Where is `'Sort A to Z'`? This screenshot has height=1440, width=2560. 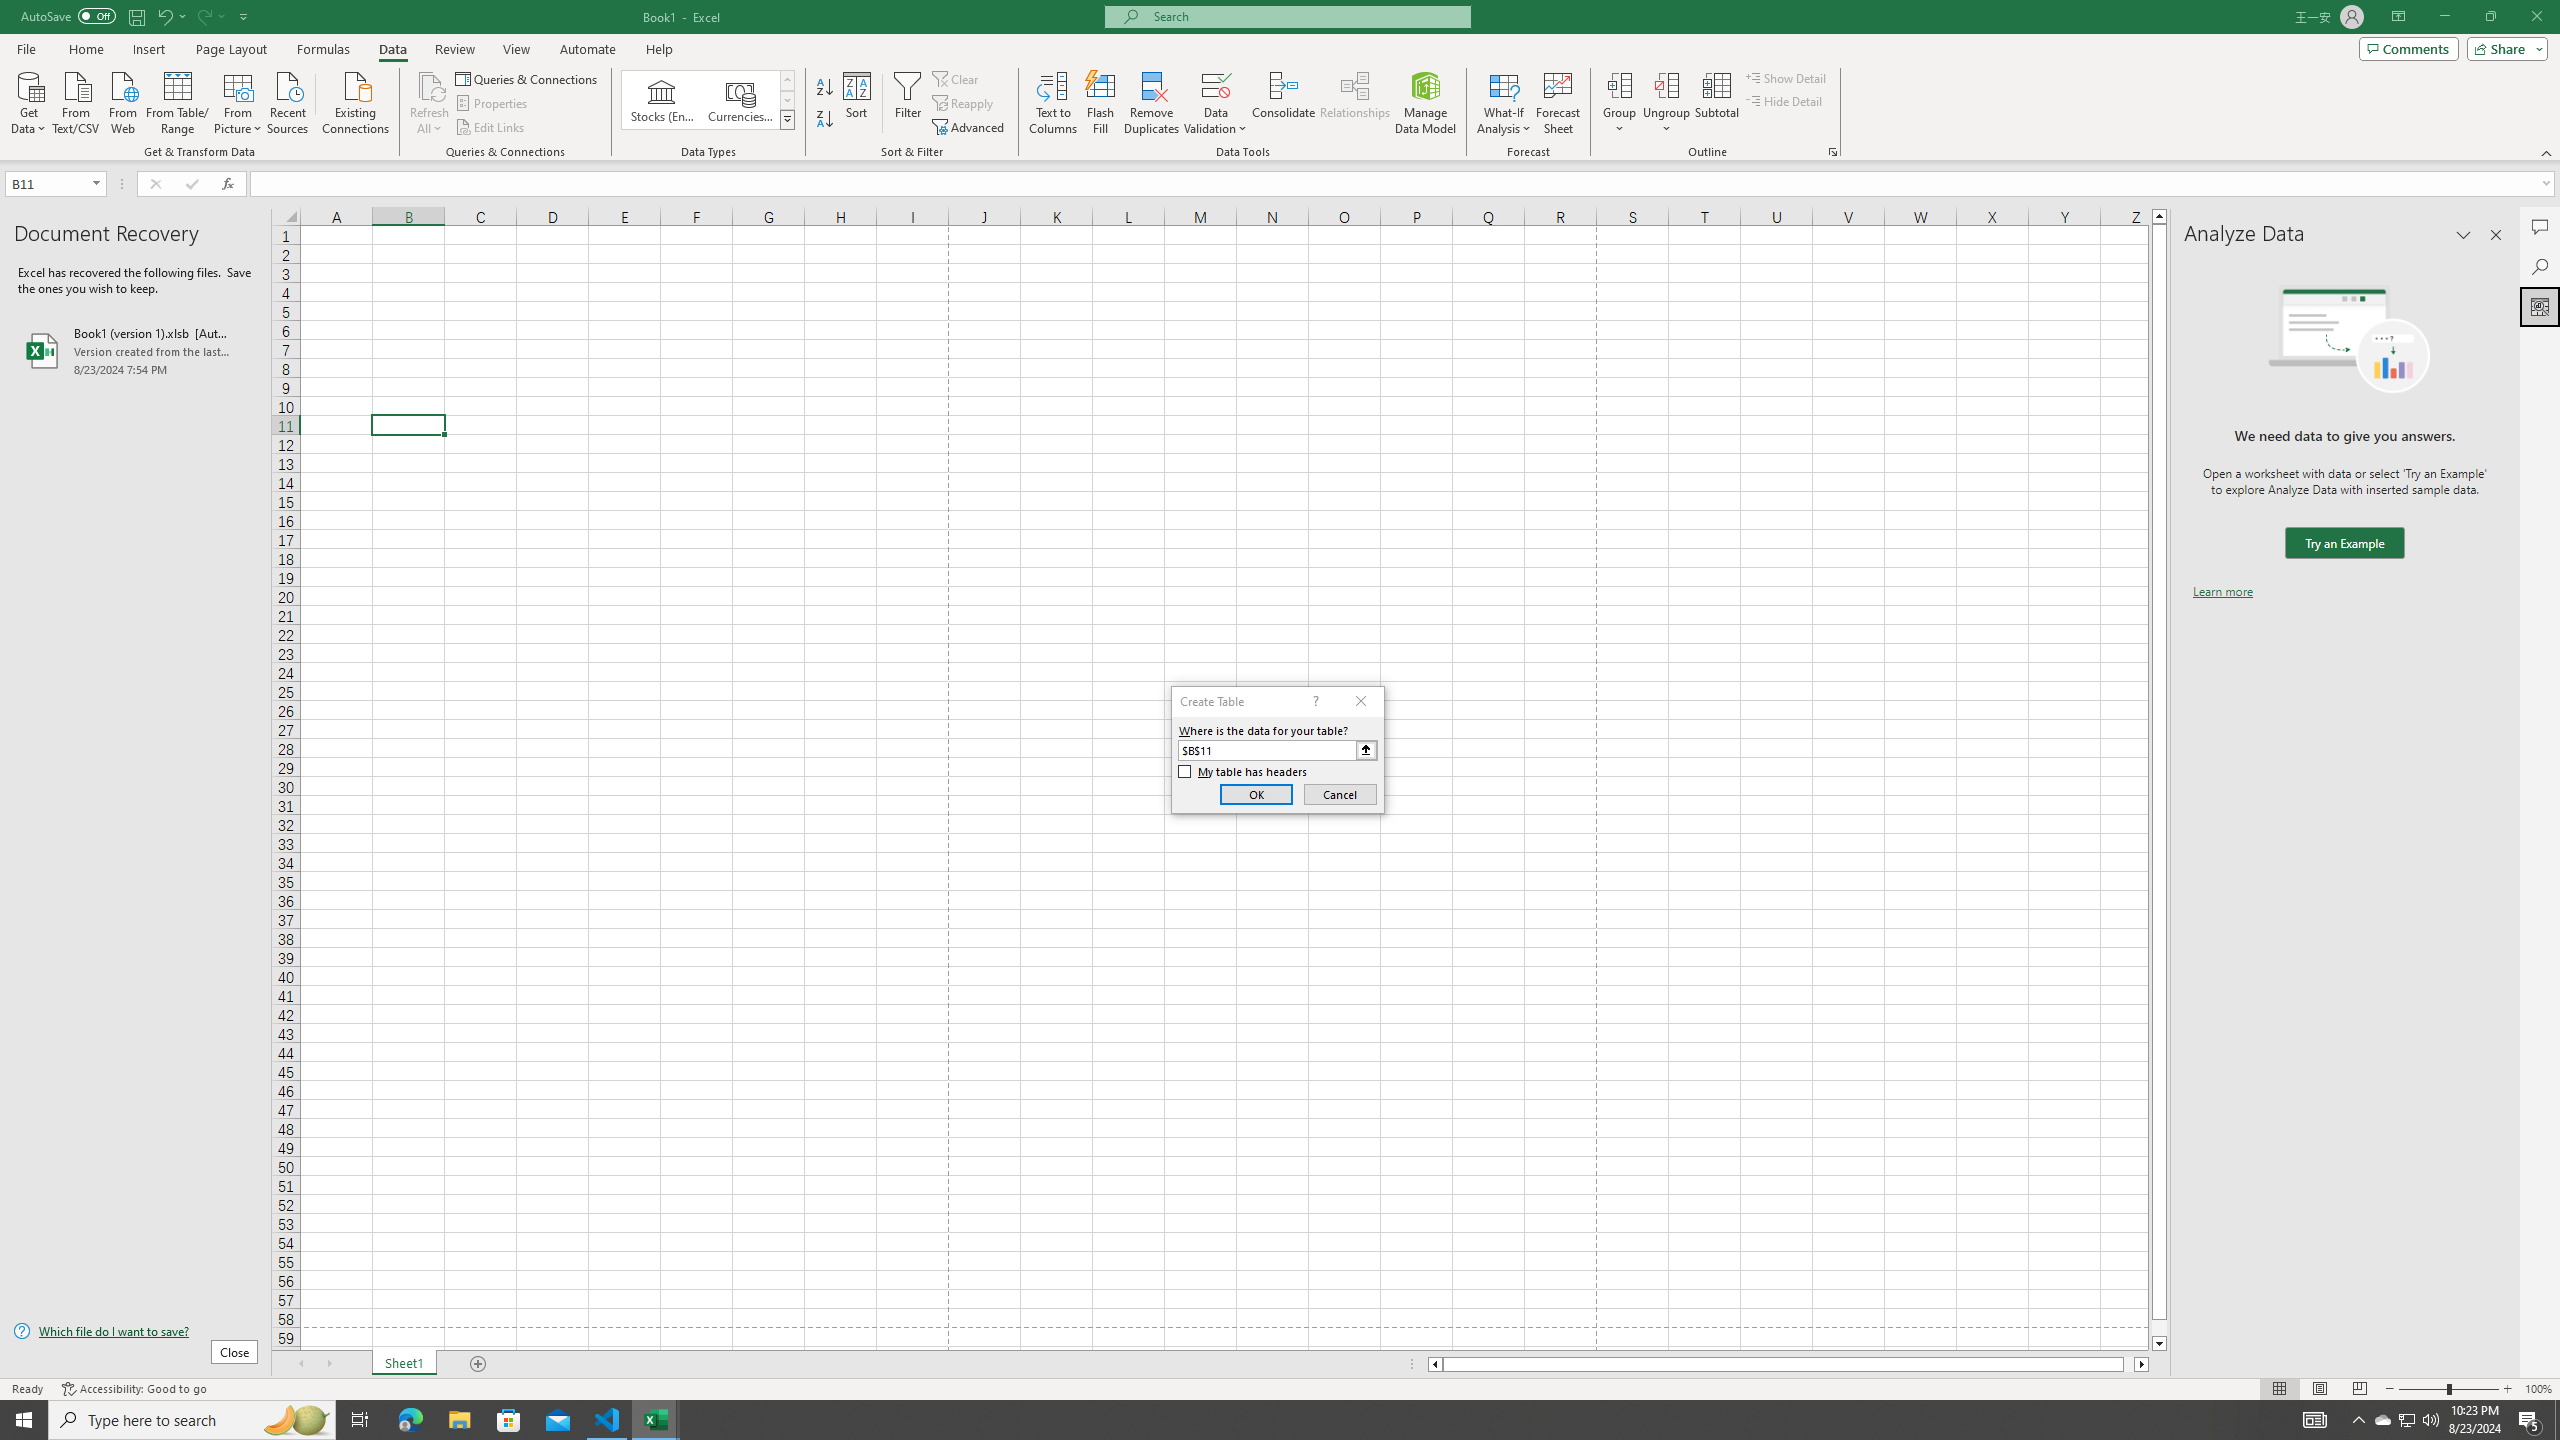
'Sort A to Z' is located at coordinates (824, 87).